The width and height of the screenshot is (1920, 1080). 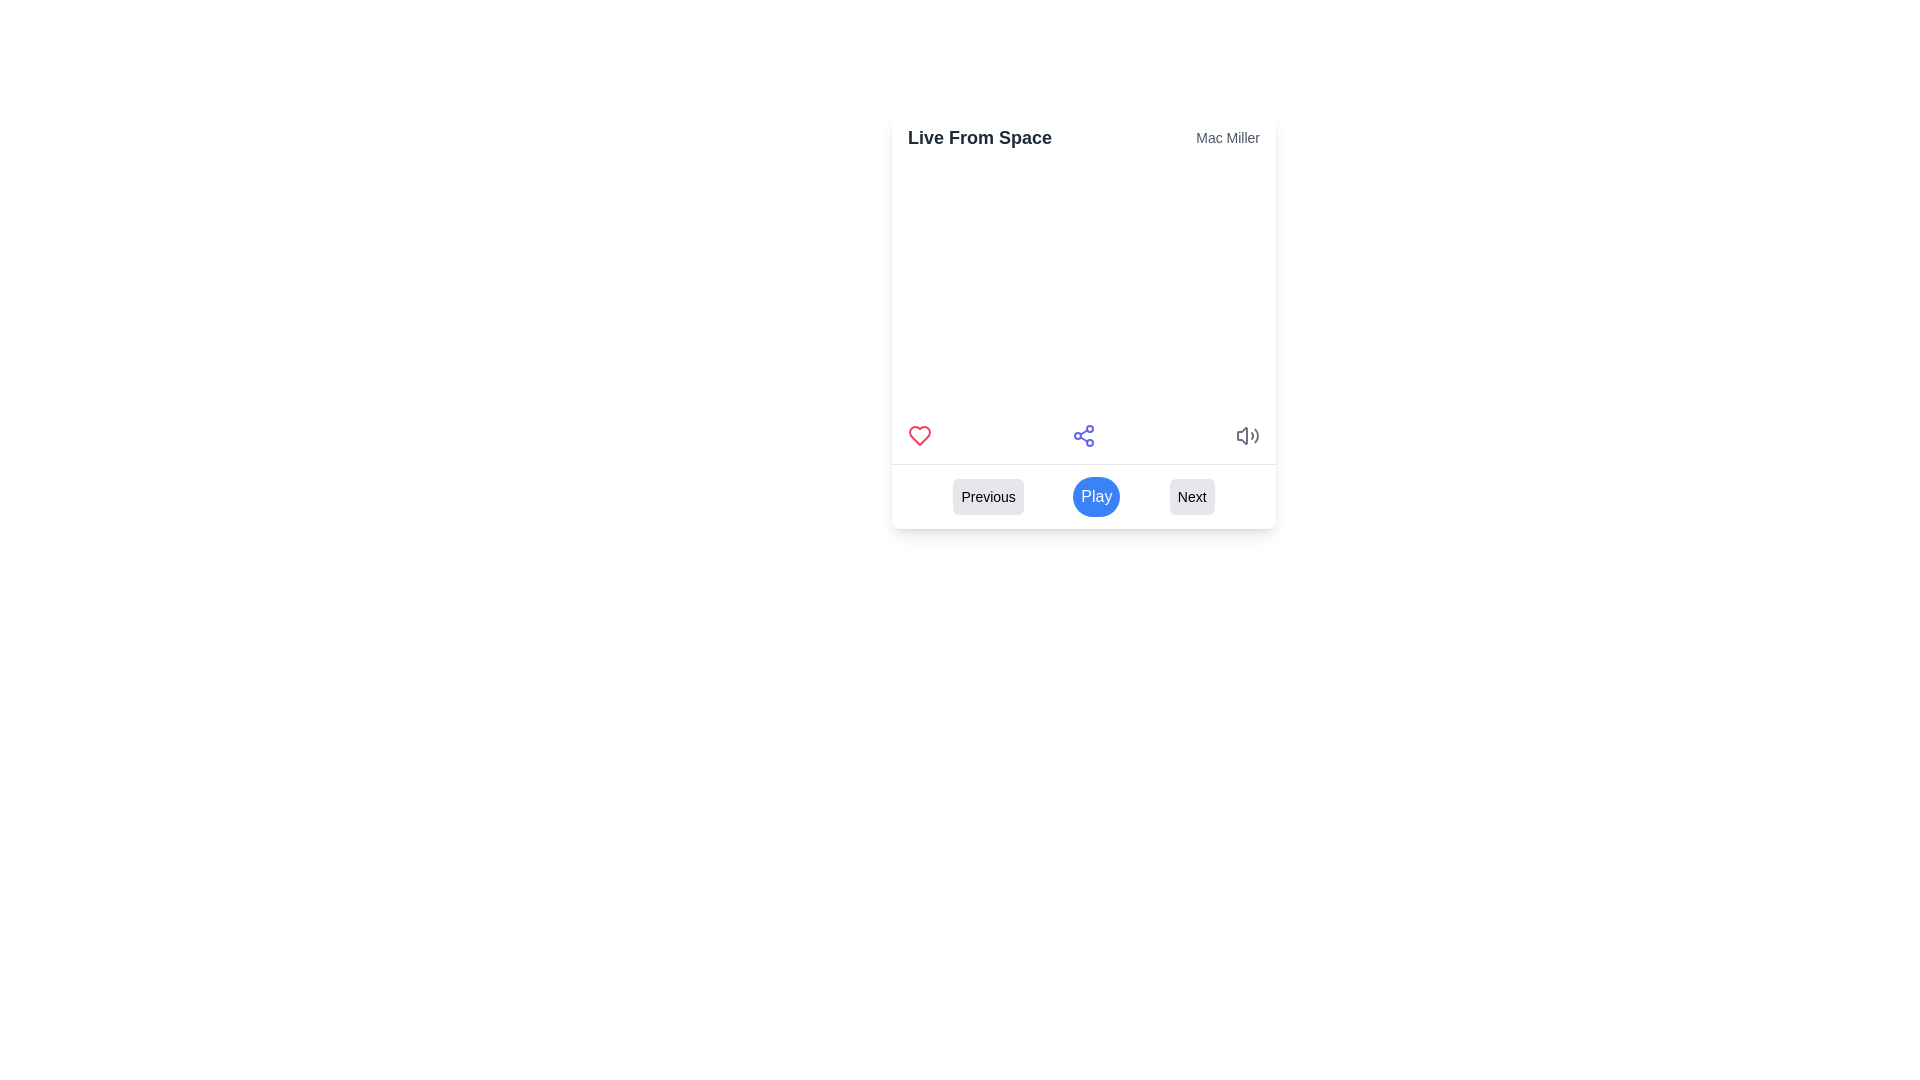 I want to click on the heart icon button located in the lower-left section of the card interface, so click(x=919, y=434).